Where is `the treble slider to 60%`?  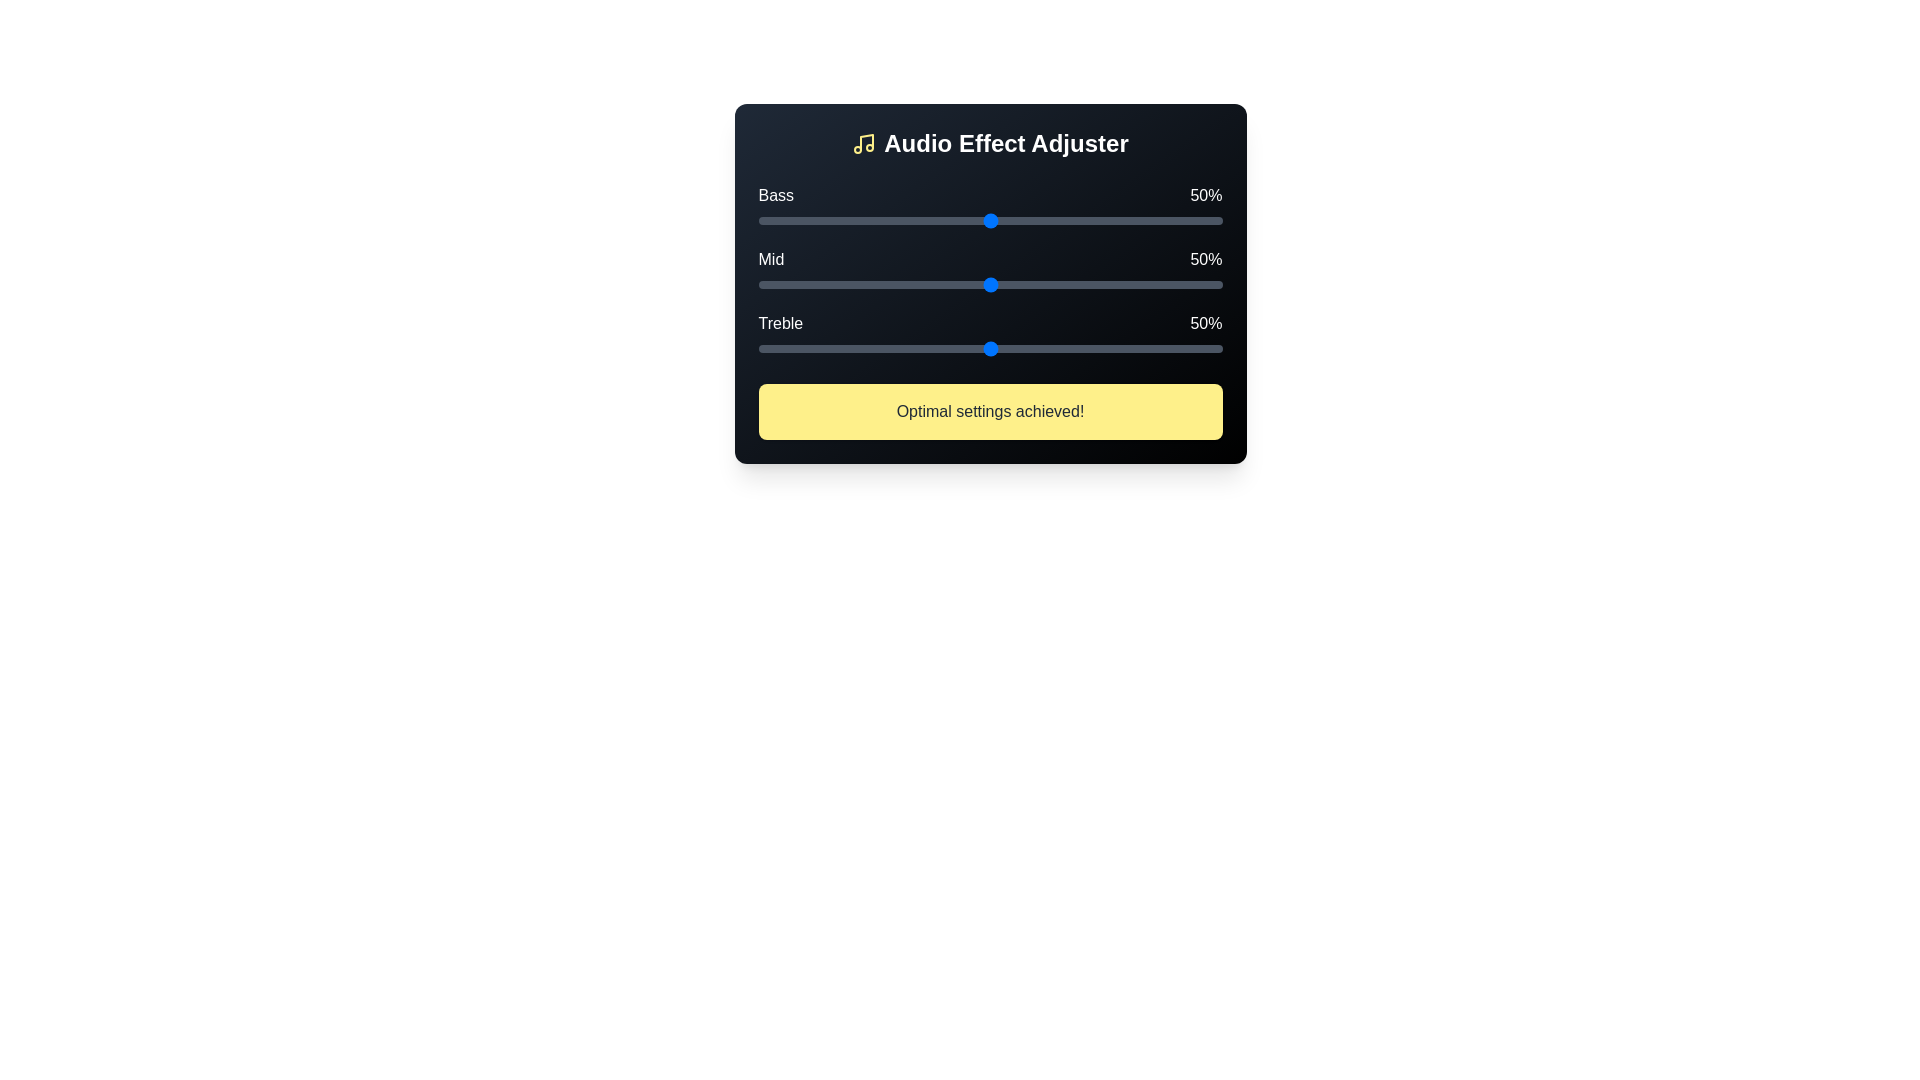
the treble slider to 60% is located at coordinates (1036, 347).